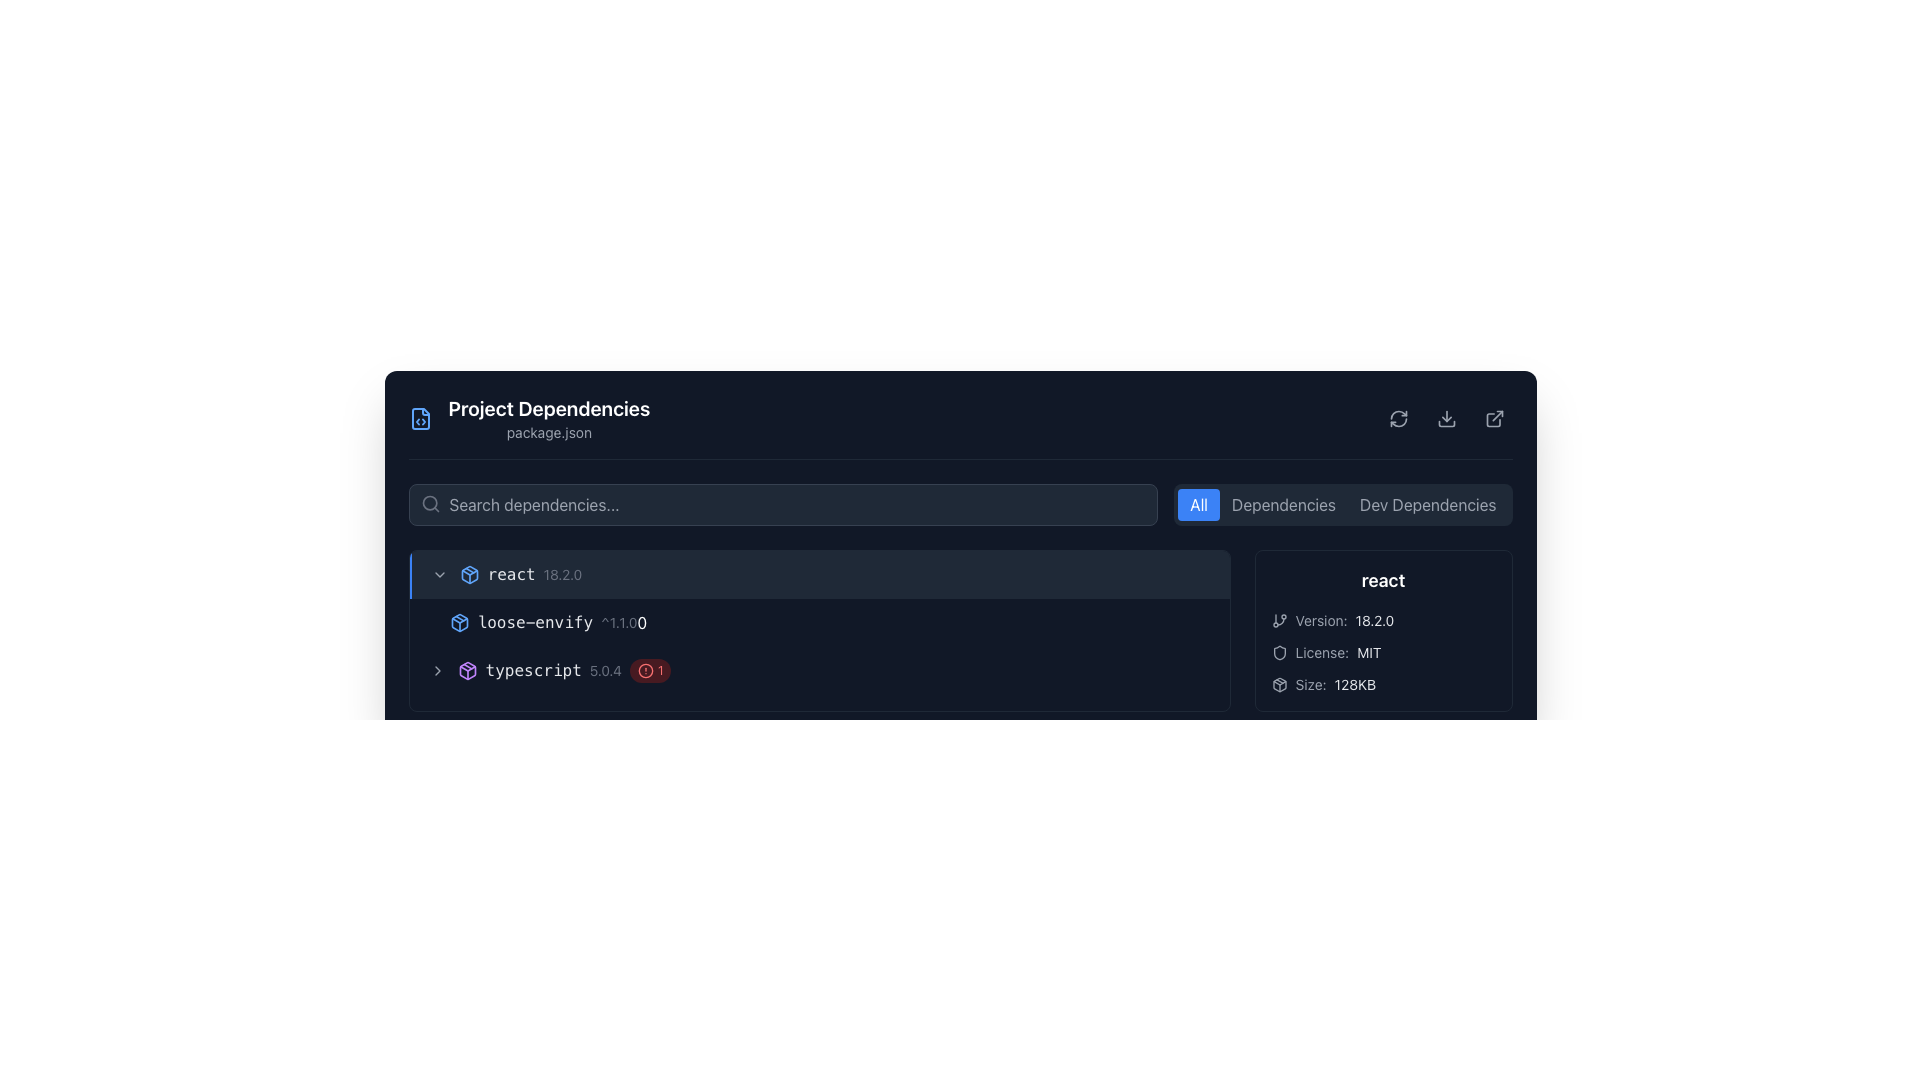 The image size is (1920, 1080). Describe the element at coordinates (819, 574) in the screenshot. I see `the first dependency list item representing the dependency 'react' version '18.2.0' in the 'Project Dependencies' section` at that location.